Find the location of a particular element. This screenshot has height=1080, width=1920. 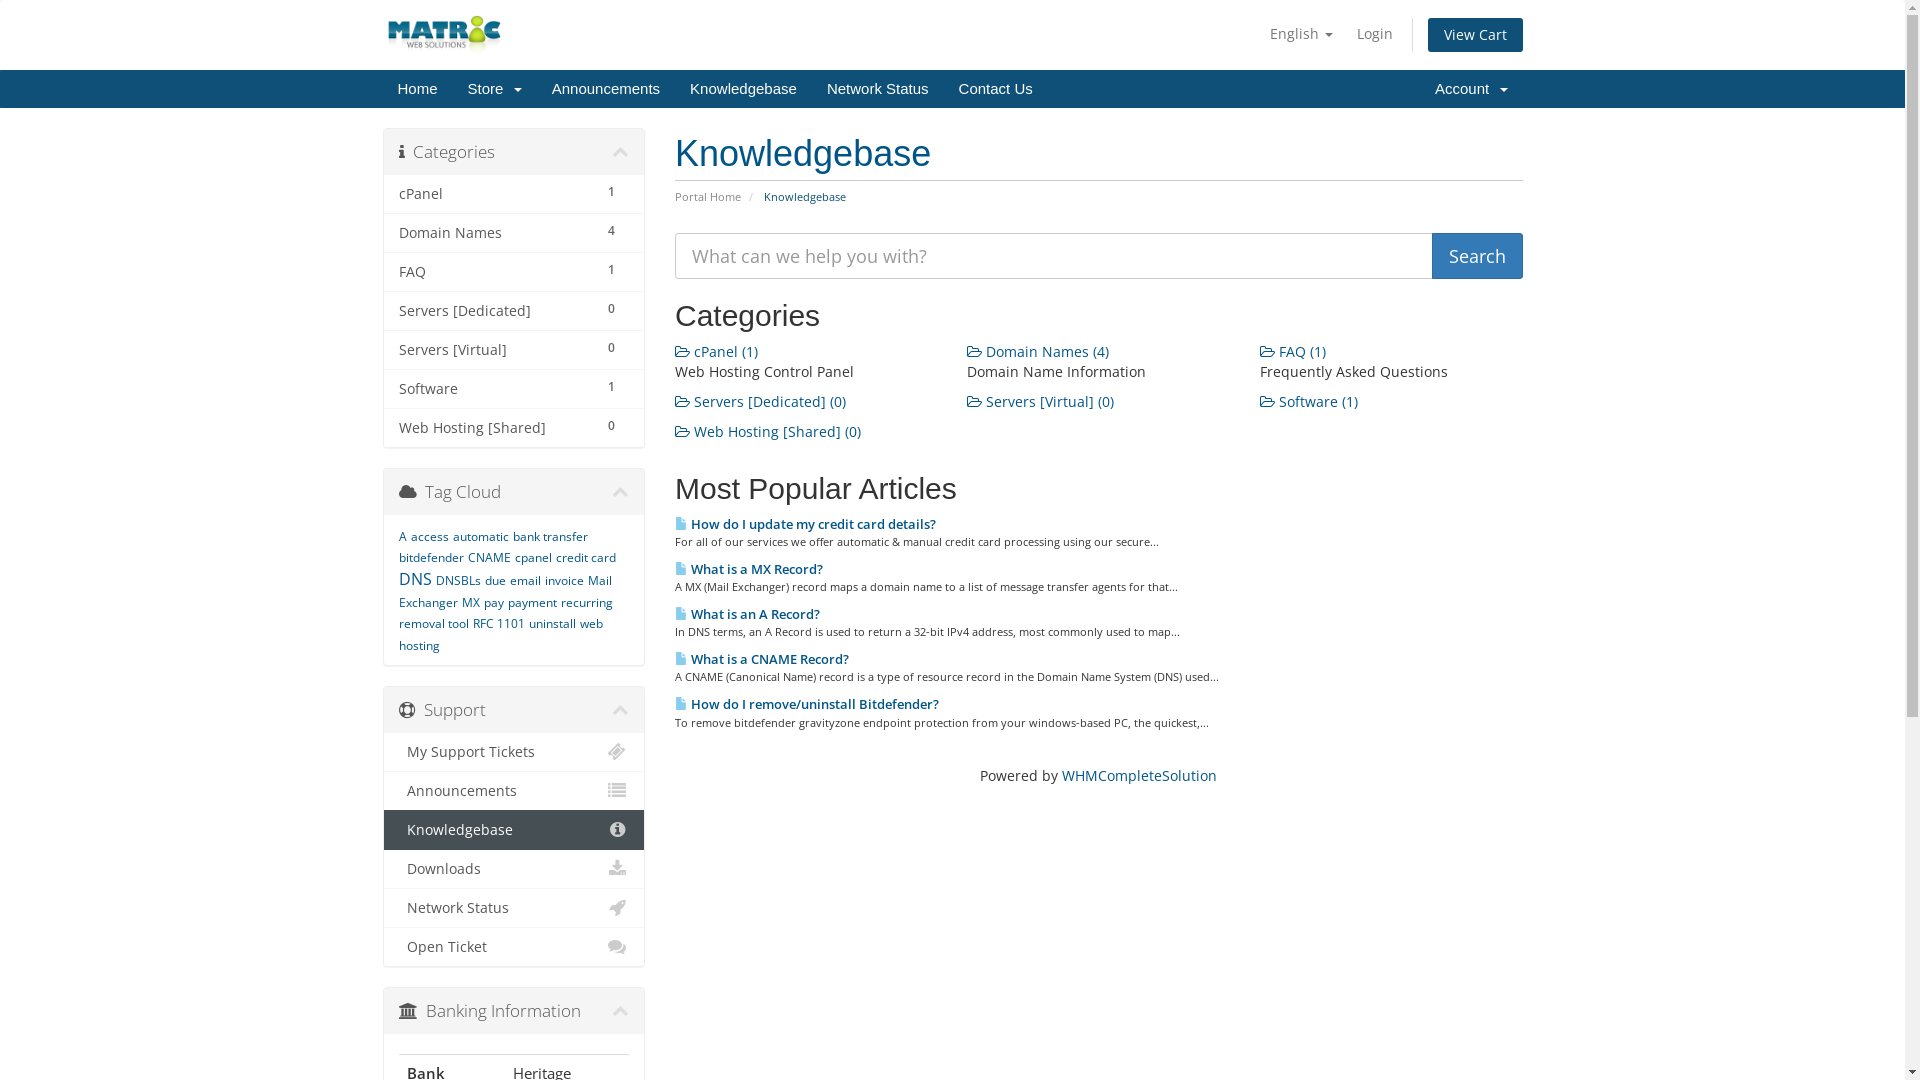

'Domain Names (4)' is located at coordinates (966, 350).